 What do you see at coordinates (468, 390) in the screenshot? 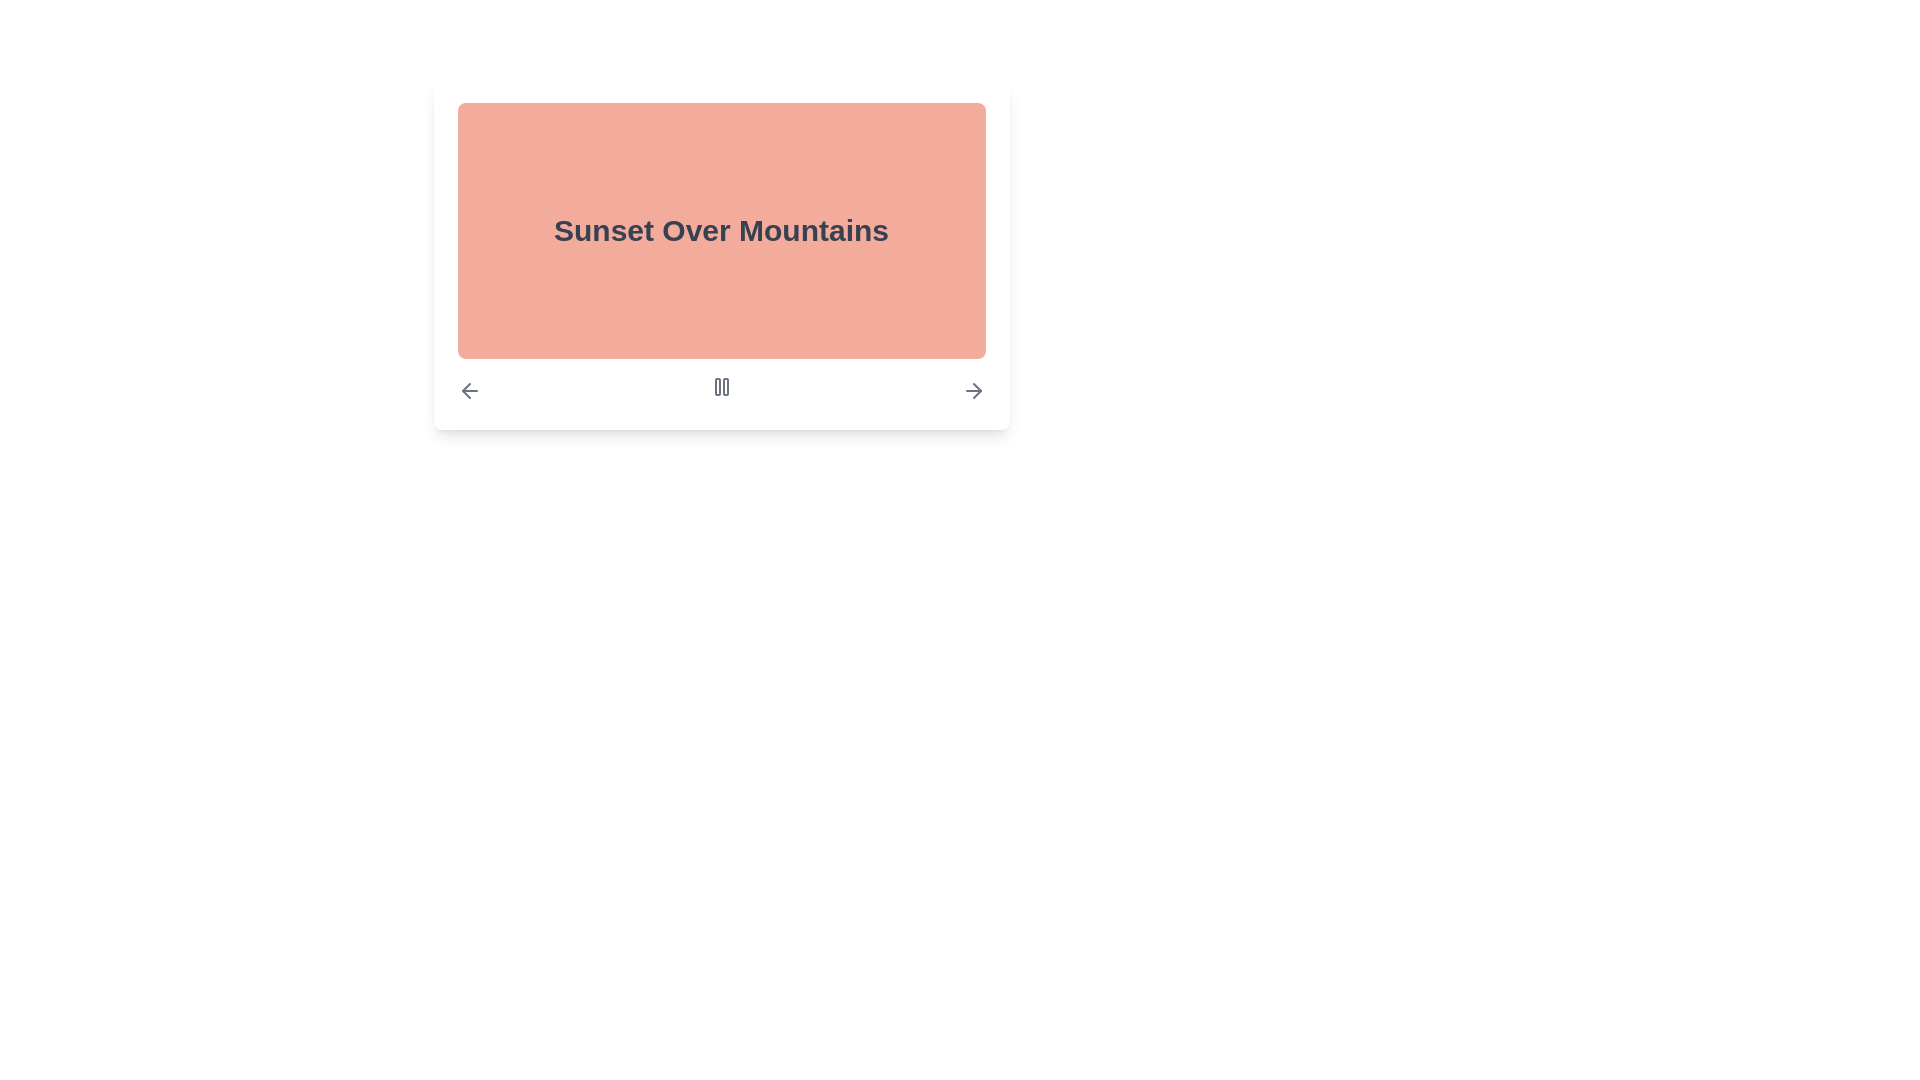
I see `the leftward-pointing arrow icon styled in gray colors, located to the left of the navigation bar beneath the panel labeled 'Sunset Over Mountains', to observe the color change upon hover` at bounding box center [468, 390].